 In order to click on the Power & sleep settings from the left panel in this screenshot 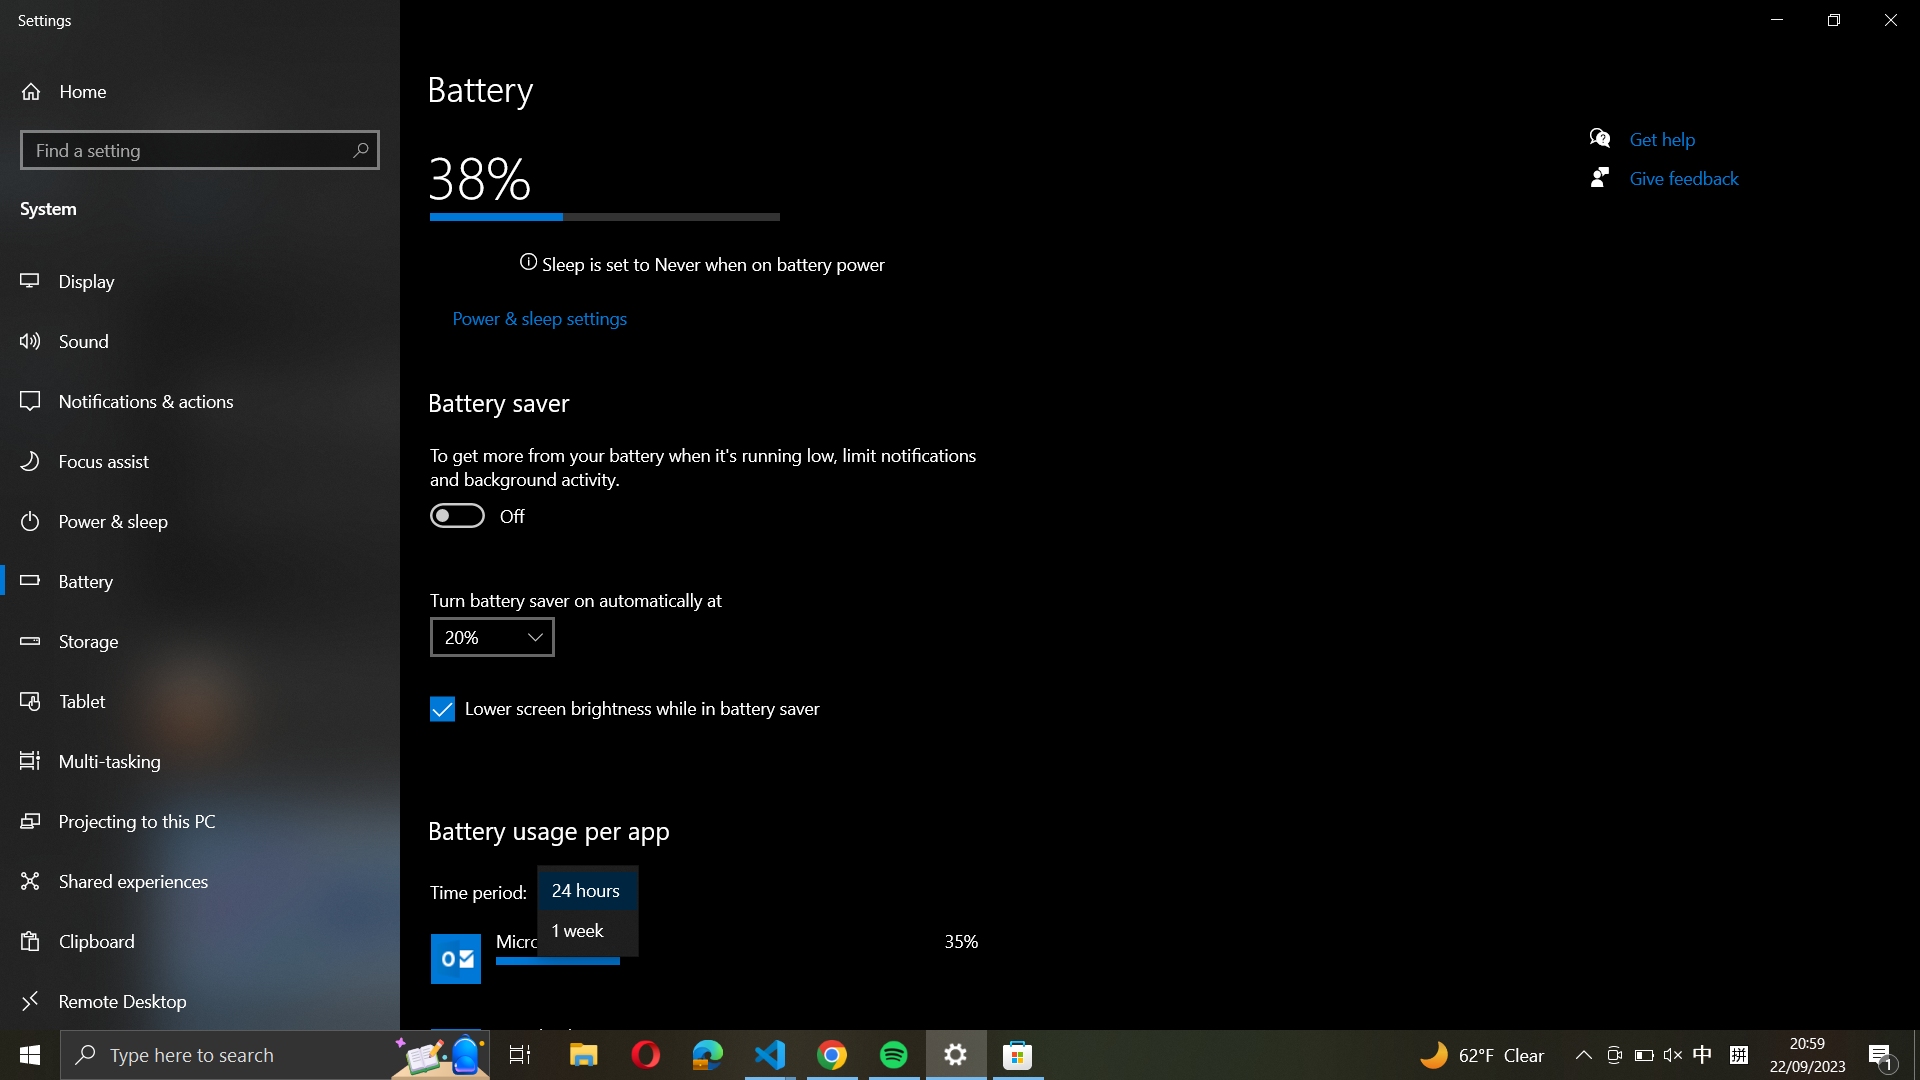, I will do `click(537, 319)`.